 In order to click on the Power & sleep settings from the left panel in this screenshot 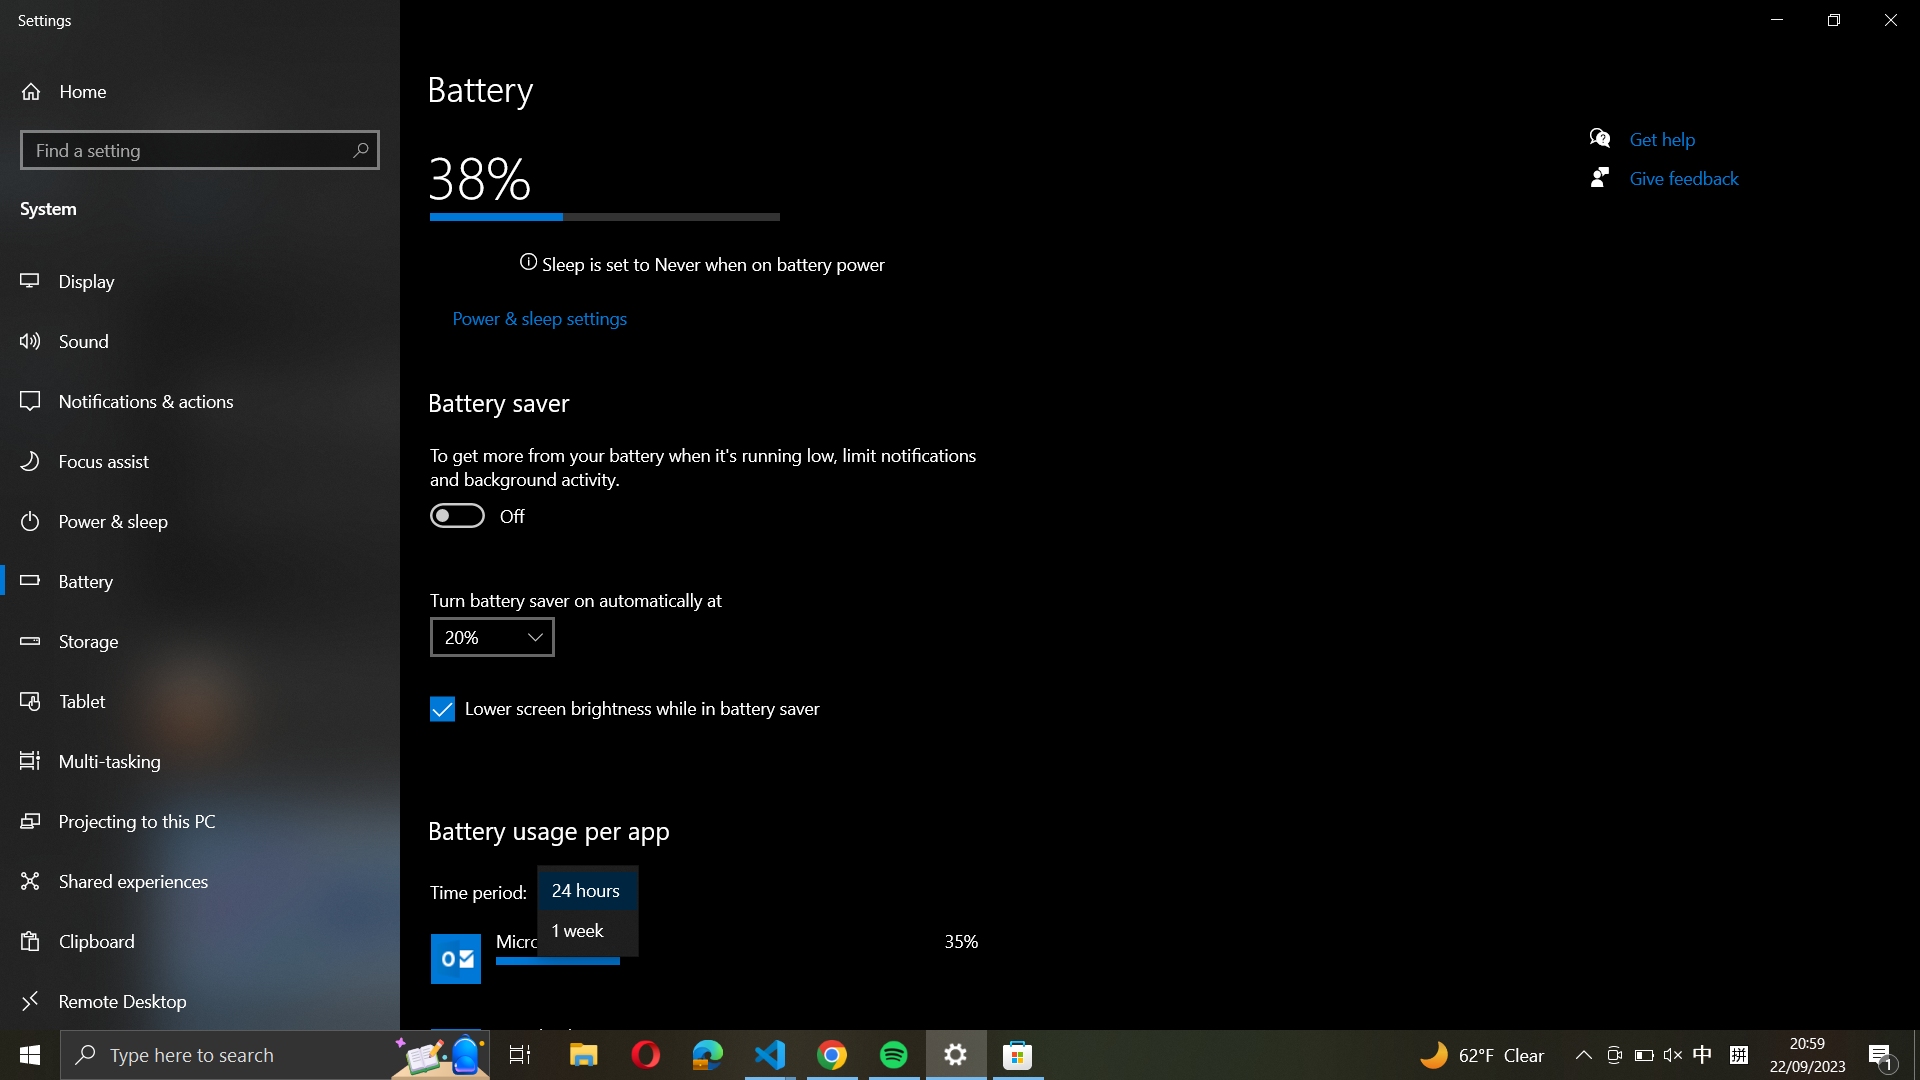, I will do `click(537, 319)`.